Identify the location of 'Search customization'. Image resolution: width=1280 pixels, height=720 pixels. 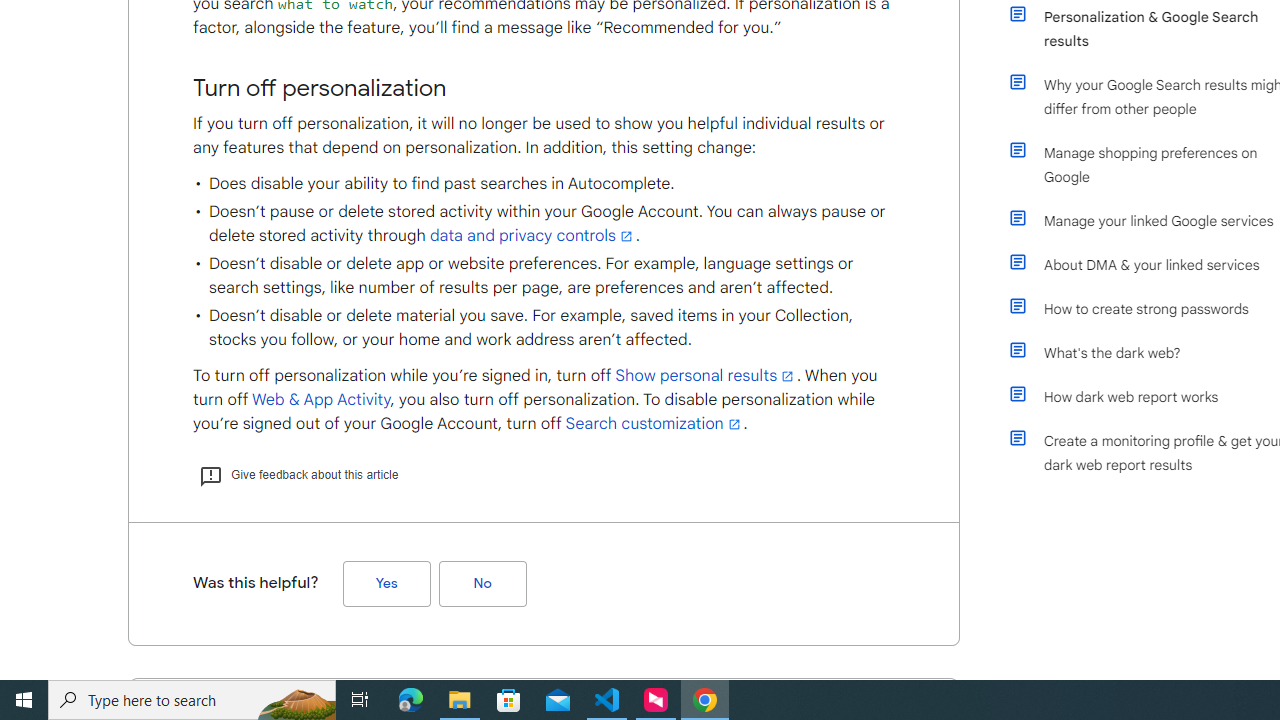
(654, 423).